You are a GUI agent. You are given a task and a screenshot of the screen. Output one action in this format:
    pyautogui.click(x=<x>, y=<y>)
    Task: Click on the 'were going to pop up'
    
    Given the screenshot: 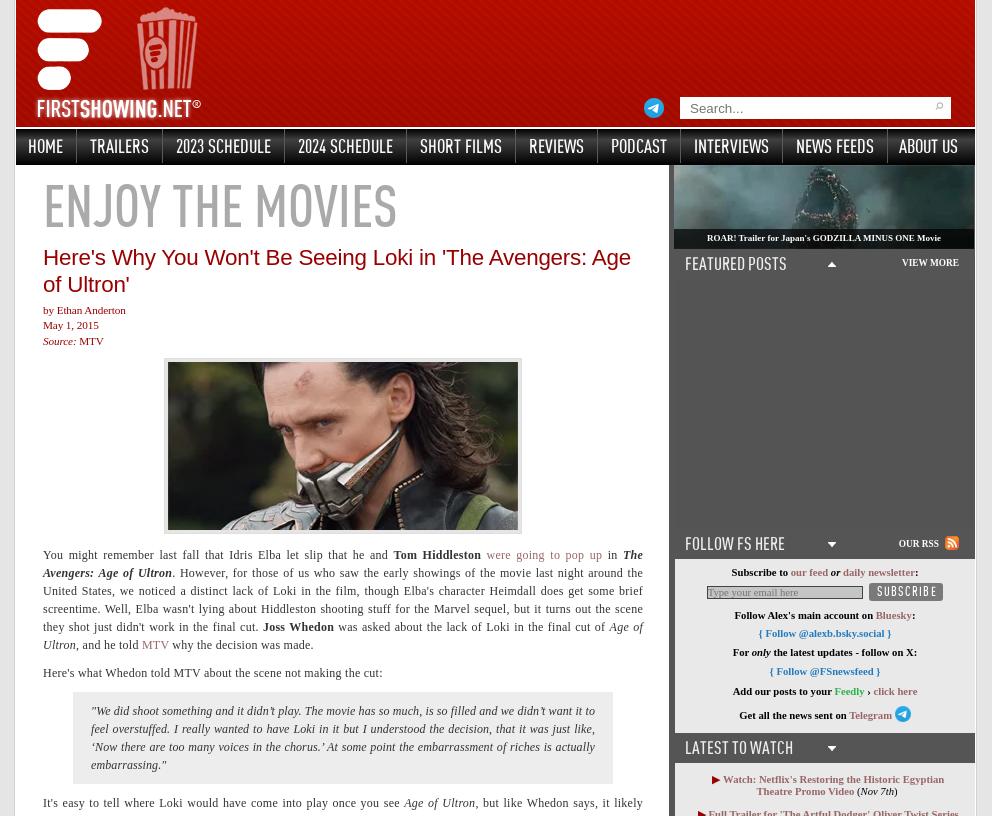 What is the action you would take?
    pyautogui.click(x=544, y=553)
    